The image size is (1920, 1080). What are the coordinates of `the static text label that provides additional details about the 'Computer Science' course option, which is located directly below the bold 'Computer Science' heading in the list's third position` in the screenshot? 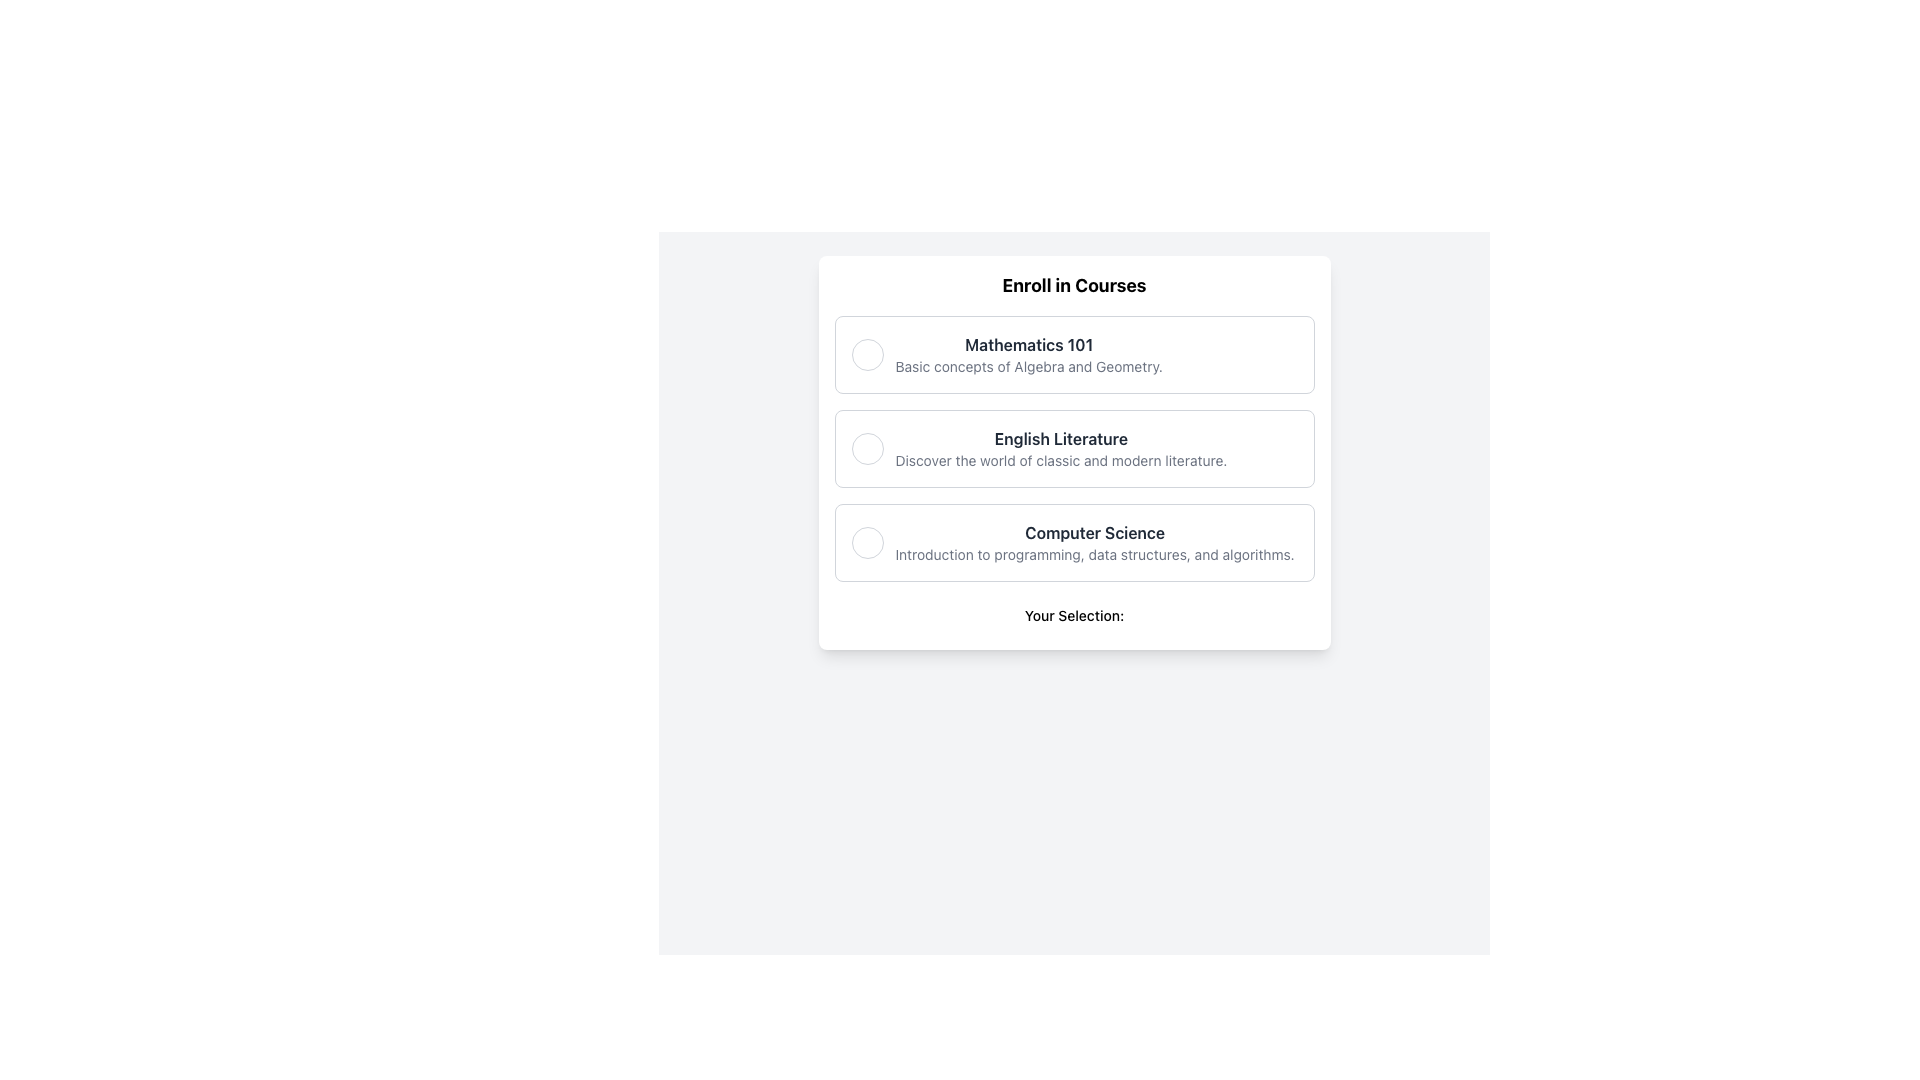 It's located at (1094, 555).